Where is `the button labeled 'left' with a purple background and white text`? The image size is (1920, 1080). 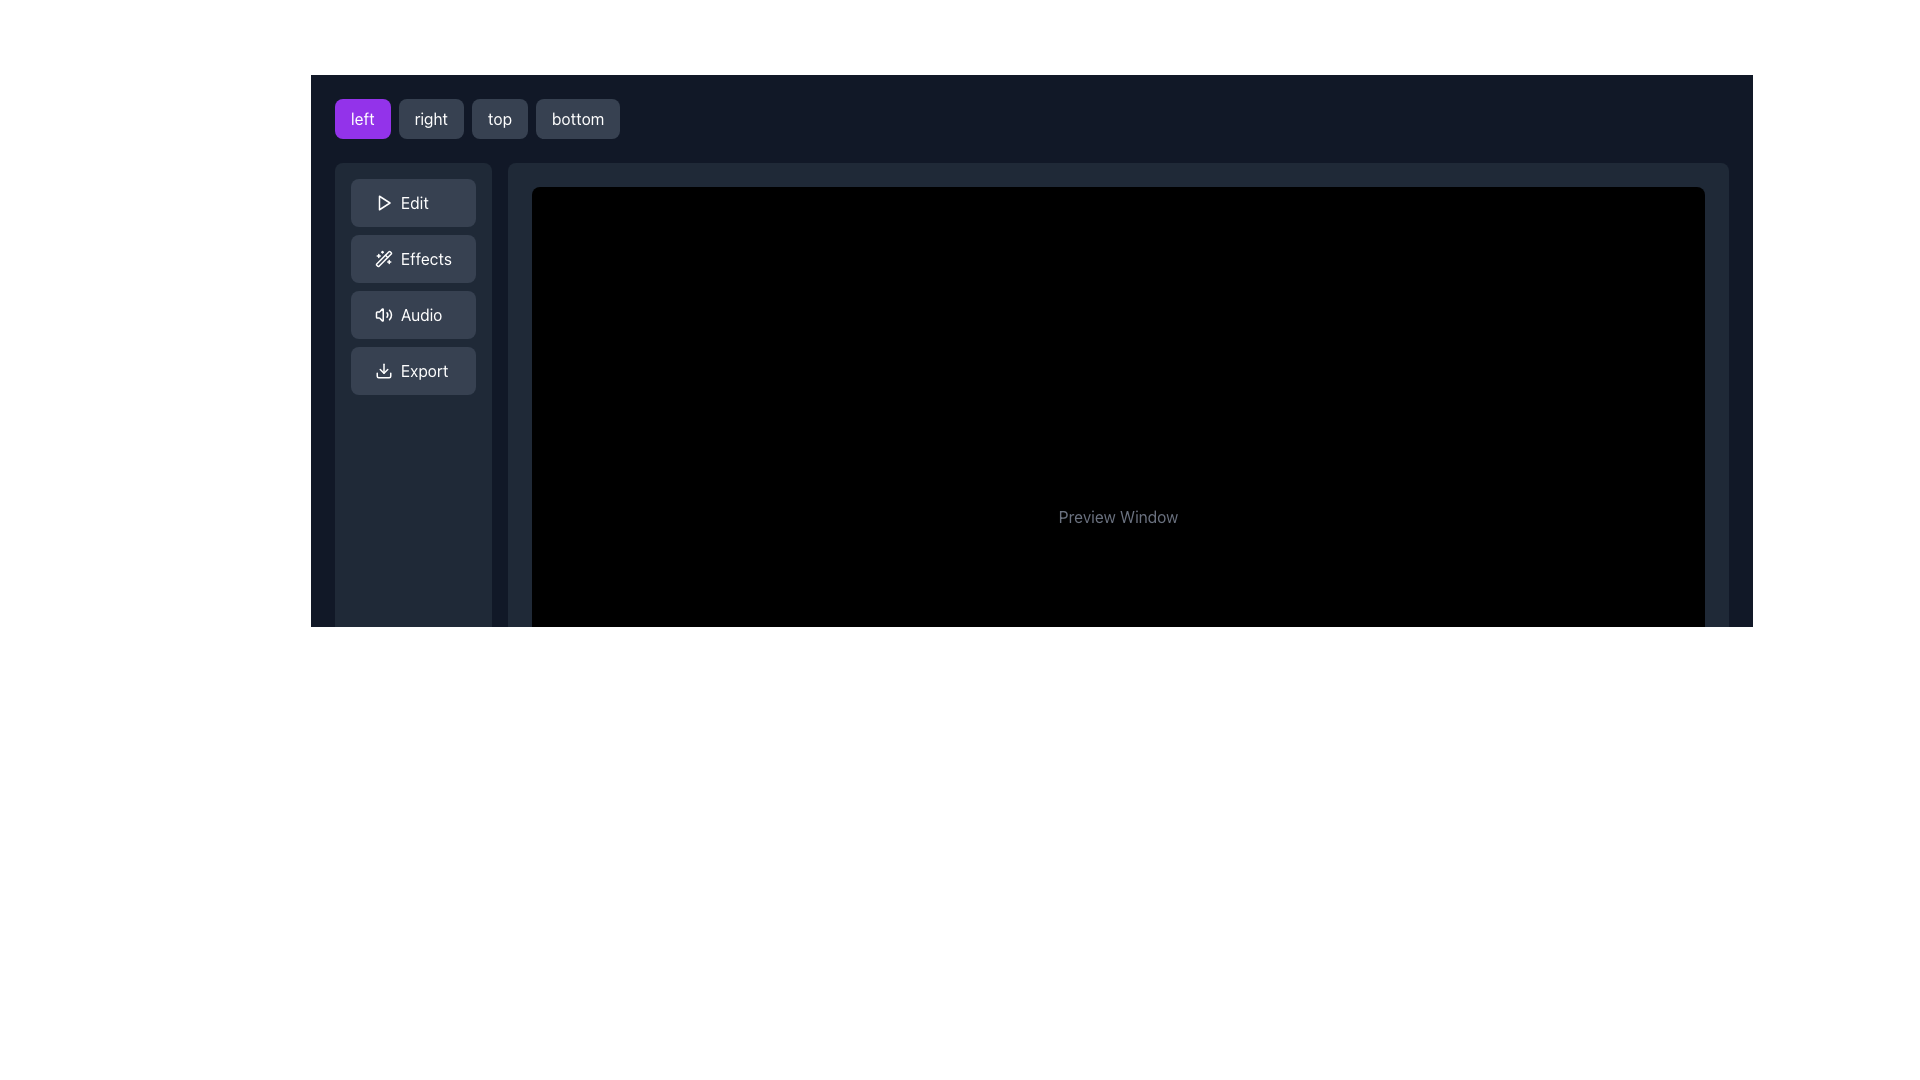
the button labeled 'left' with a purple background and white text is located at coordinates (362, 119).